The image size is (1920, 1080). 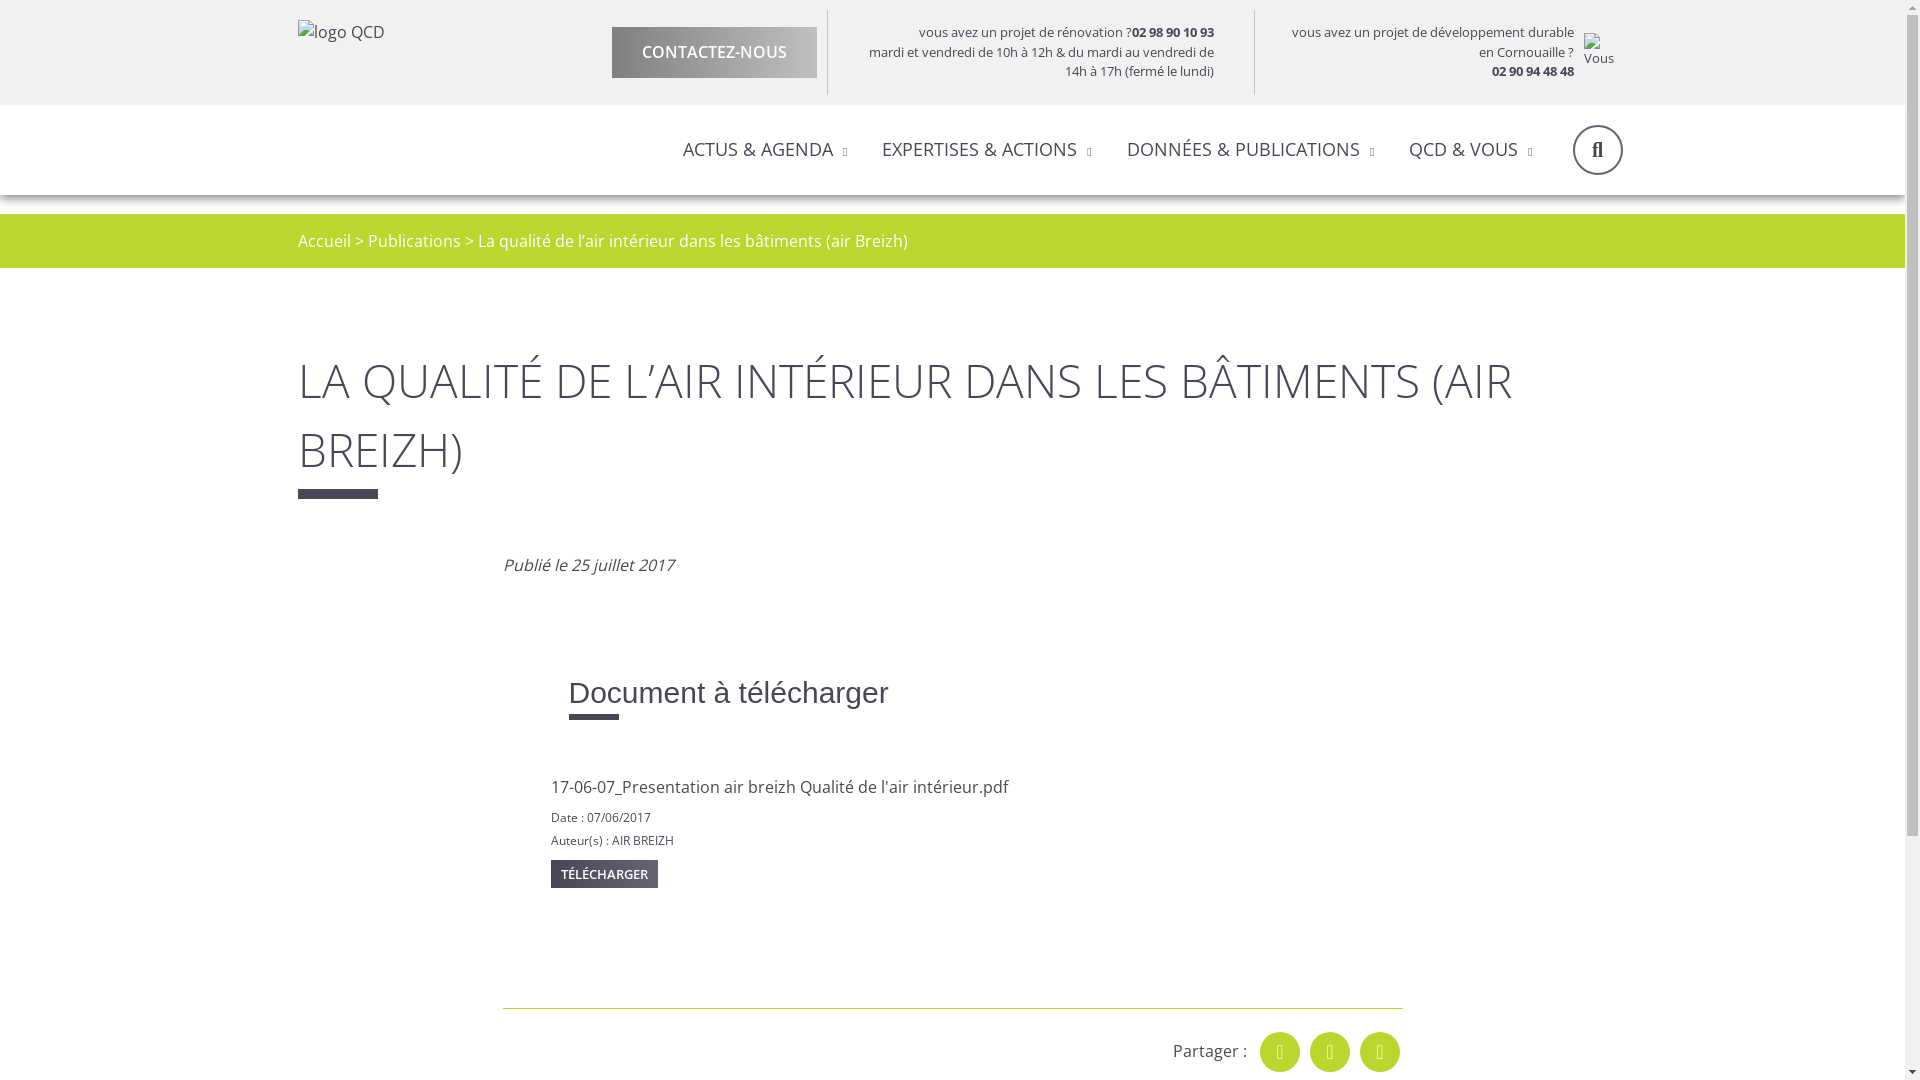 I want to click on 'Facebook', so click(x=1280, y=1051).